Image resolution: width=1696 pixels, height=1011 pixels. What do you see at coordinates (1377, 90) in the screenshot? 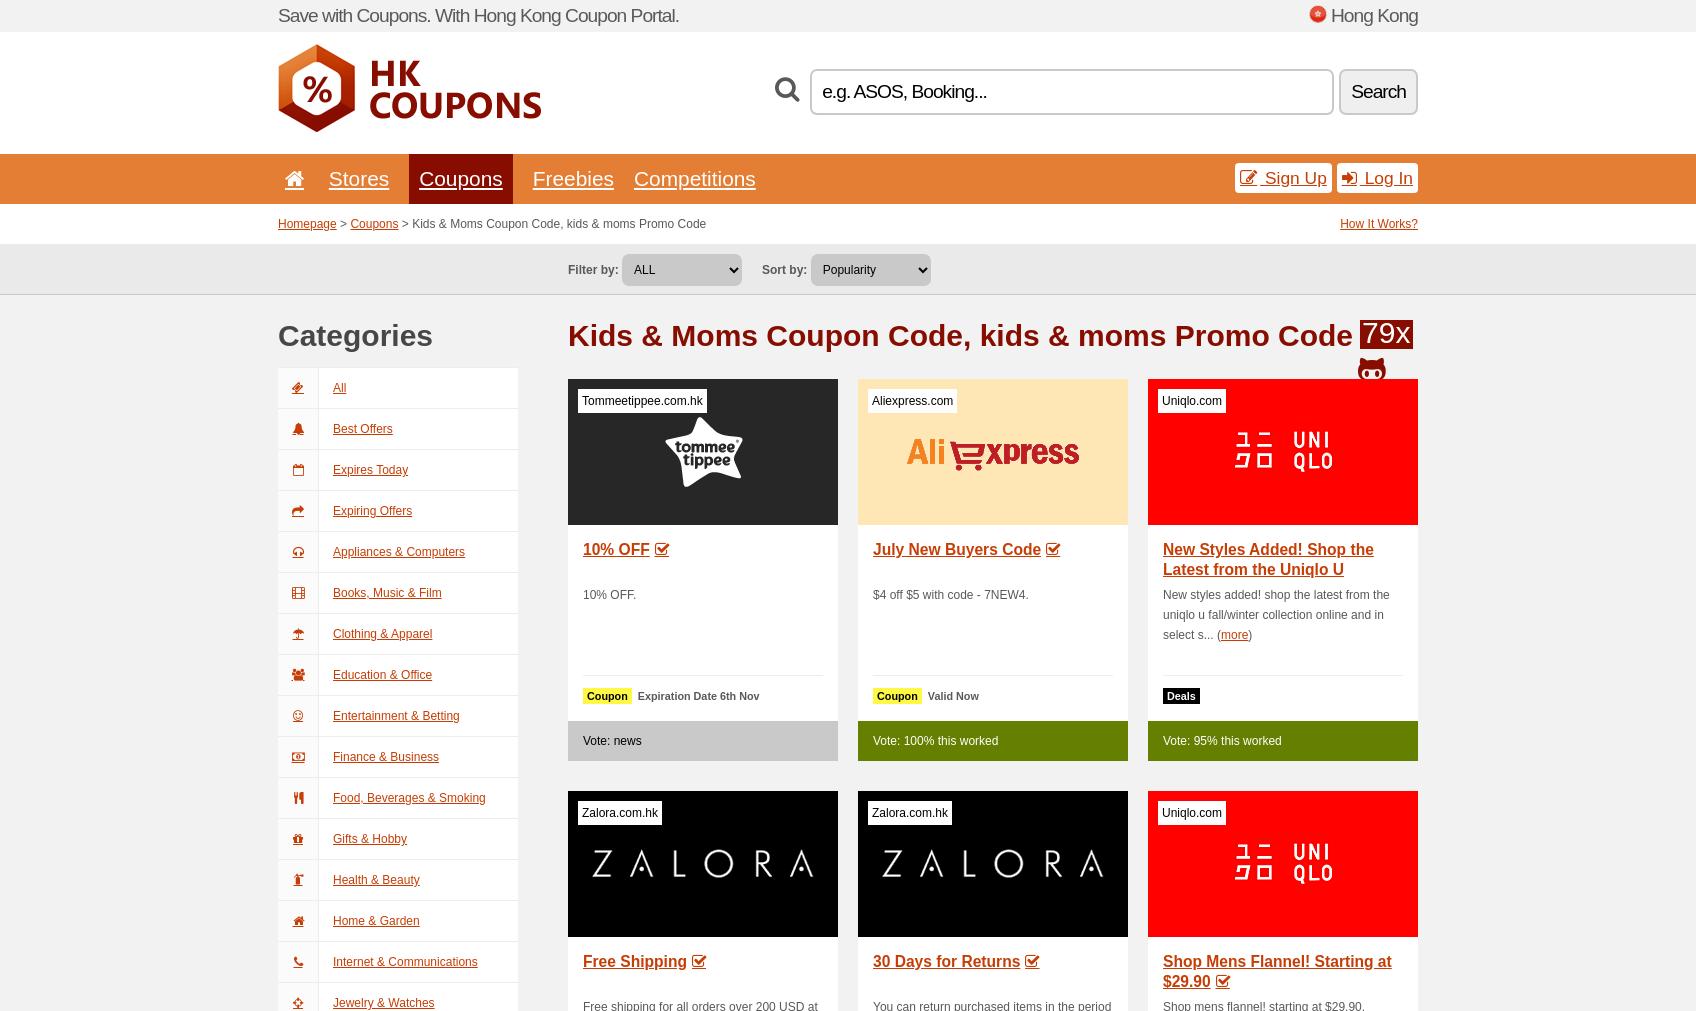
I see `'Search'` at bounding box center [1377, 90].